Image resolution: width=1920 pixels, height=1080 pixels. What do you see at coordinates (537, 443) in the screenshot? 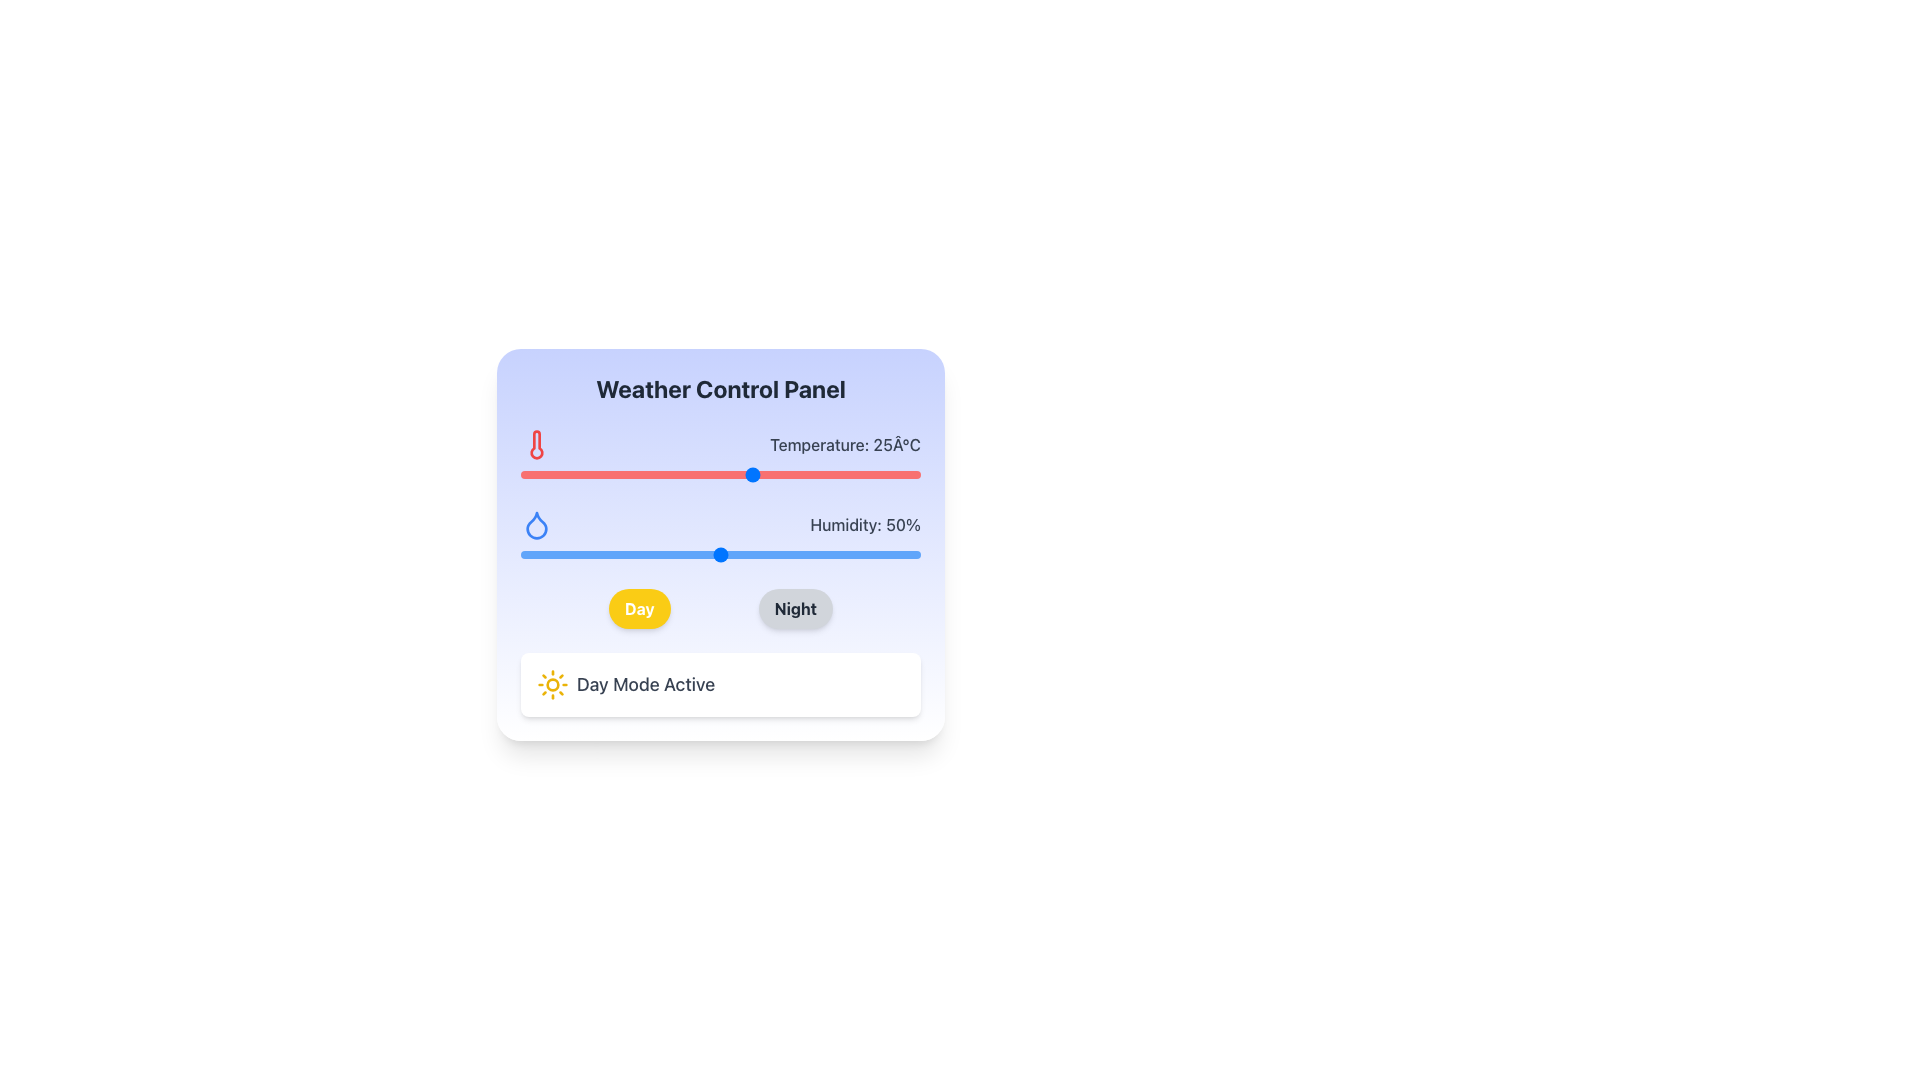
I see `the red vertical tube of the thermometer icon located in the Weather Control Panel, which is adjacent to the red horizontal slider and above the 'Temperature: 25°C' label` at bounding box center [537, 443].